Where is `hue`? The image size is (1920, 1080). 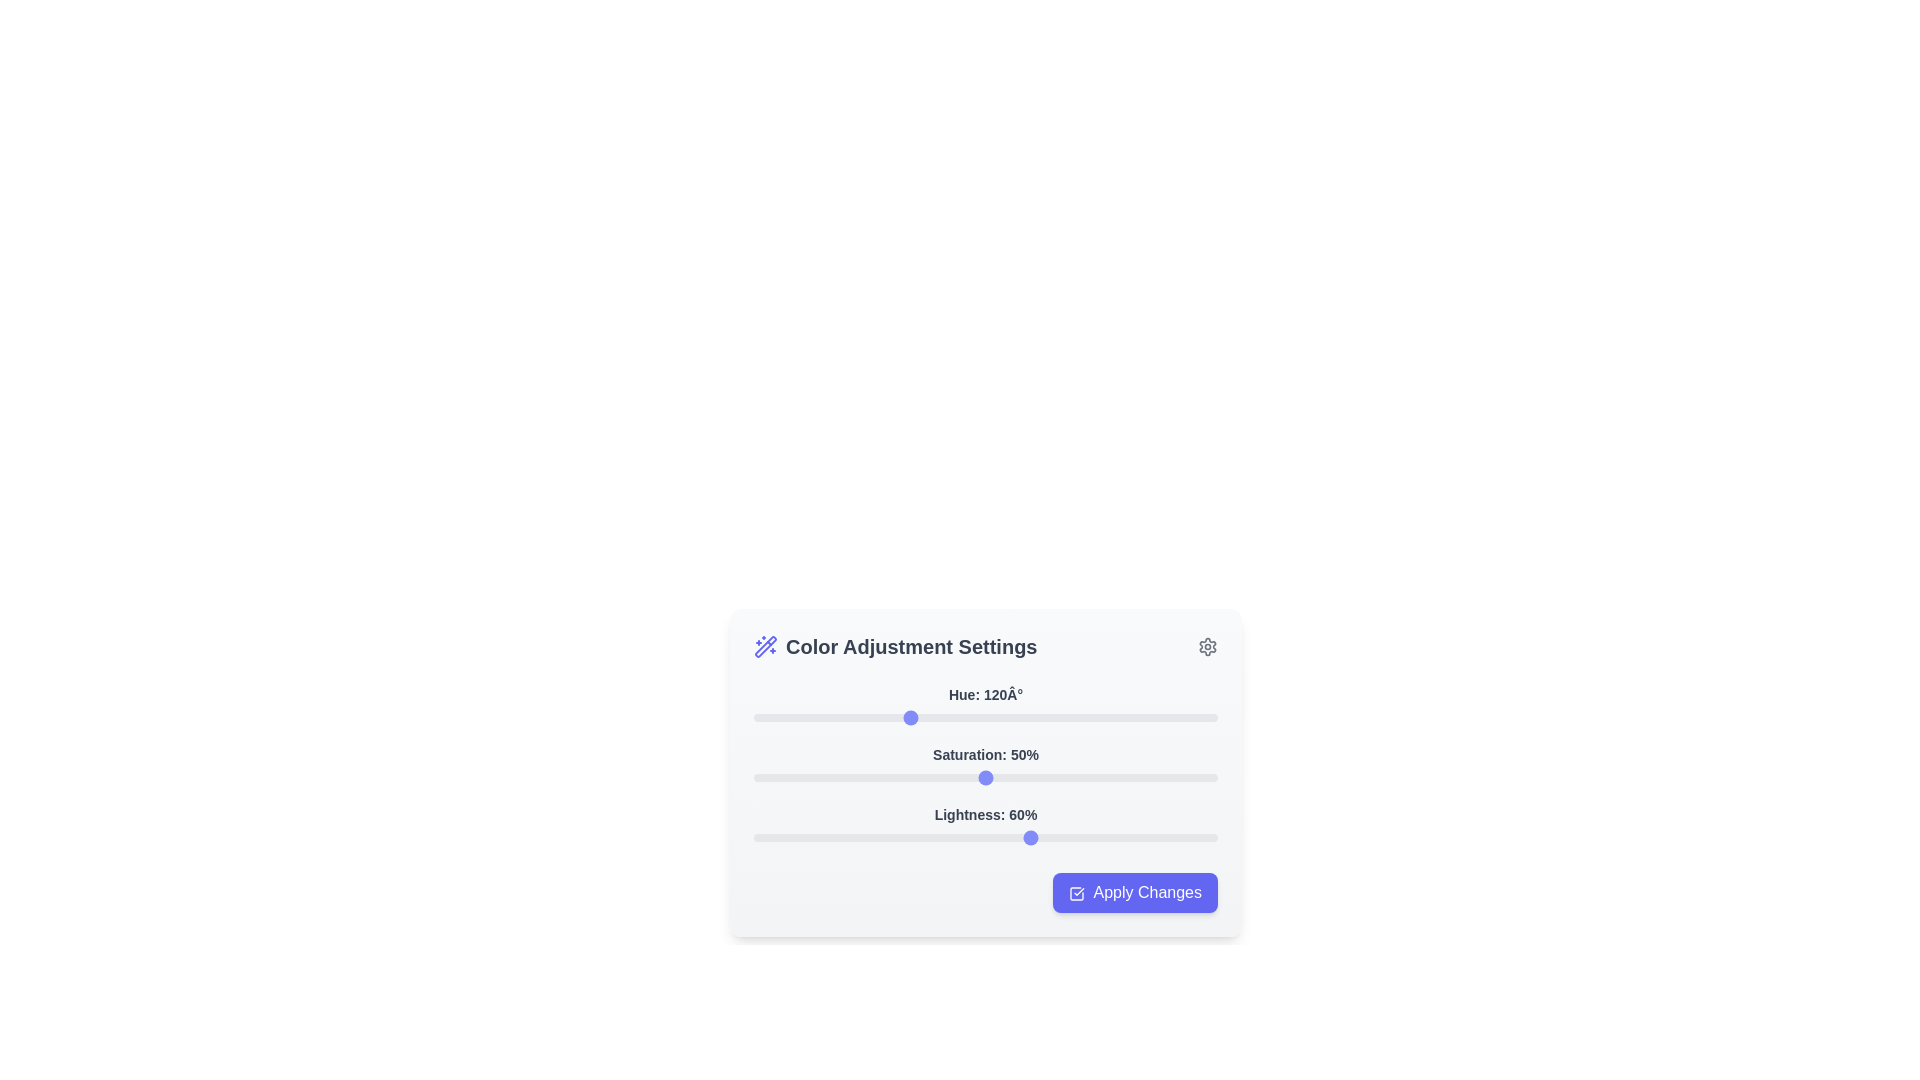
hue is located at coordinates (1006, 716).